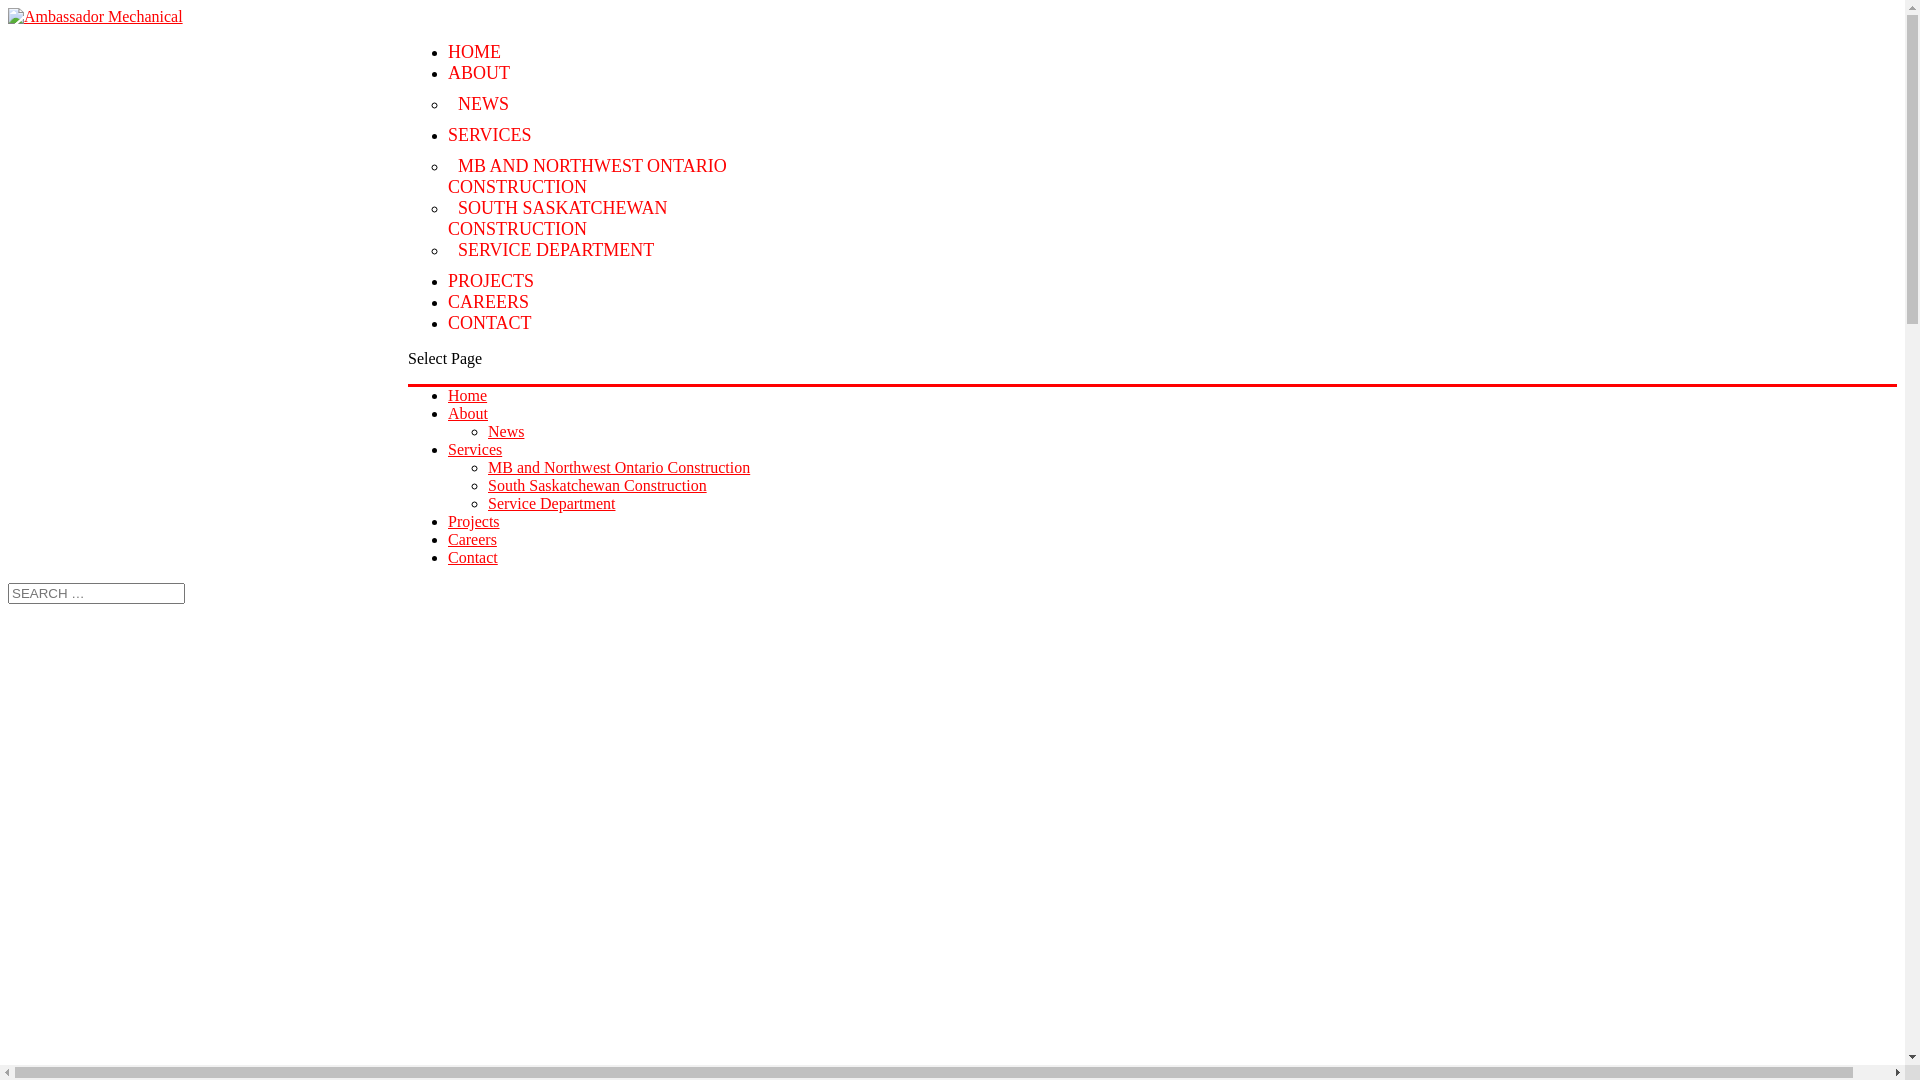 This screenshot has height=1080, width=1920. I want to click on 'Careers', so click(471, 538).